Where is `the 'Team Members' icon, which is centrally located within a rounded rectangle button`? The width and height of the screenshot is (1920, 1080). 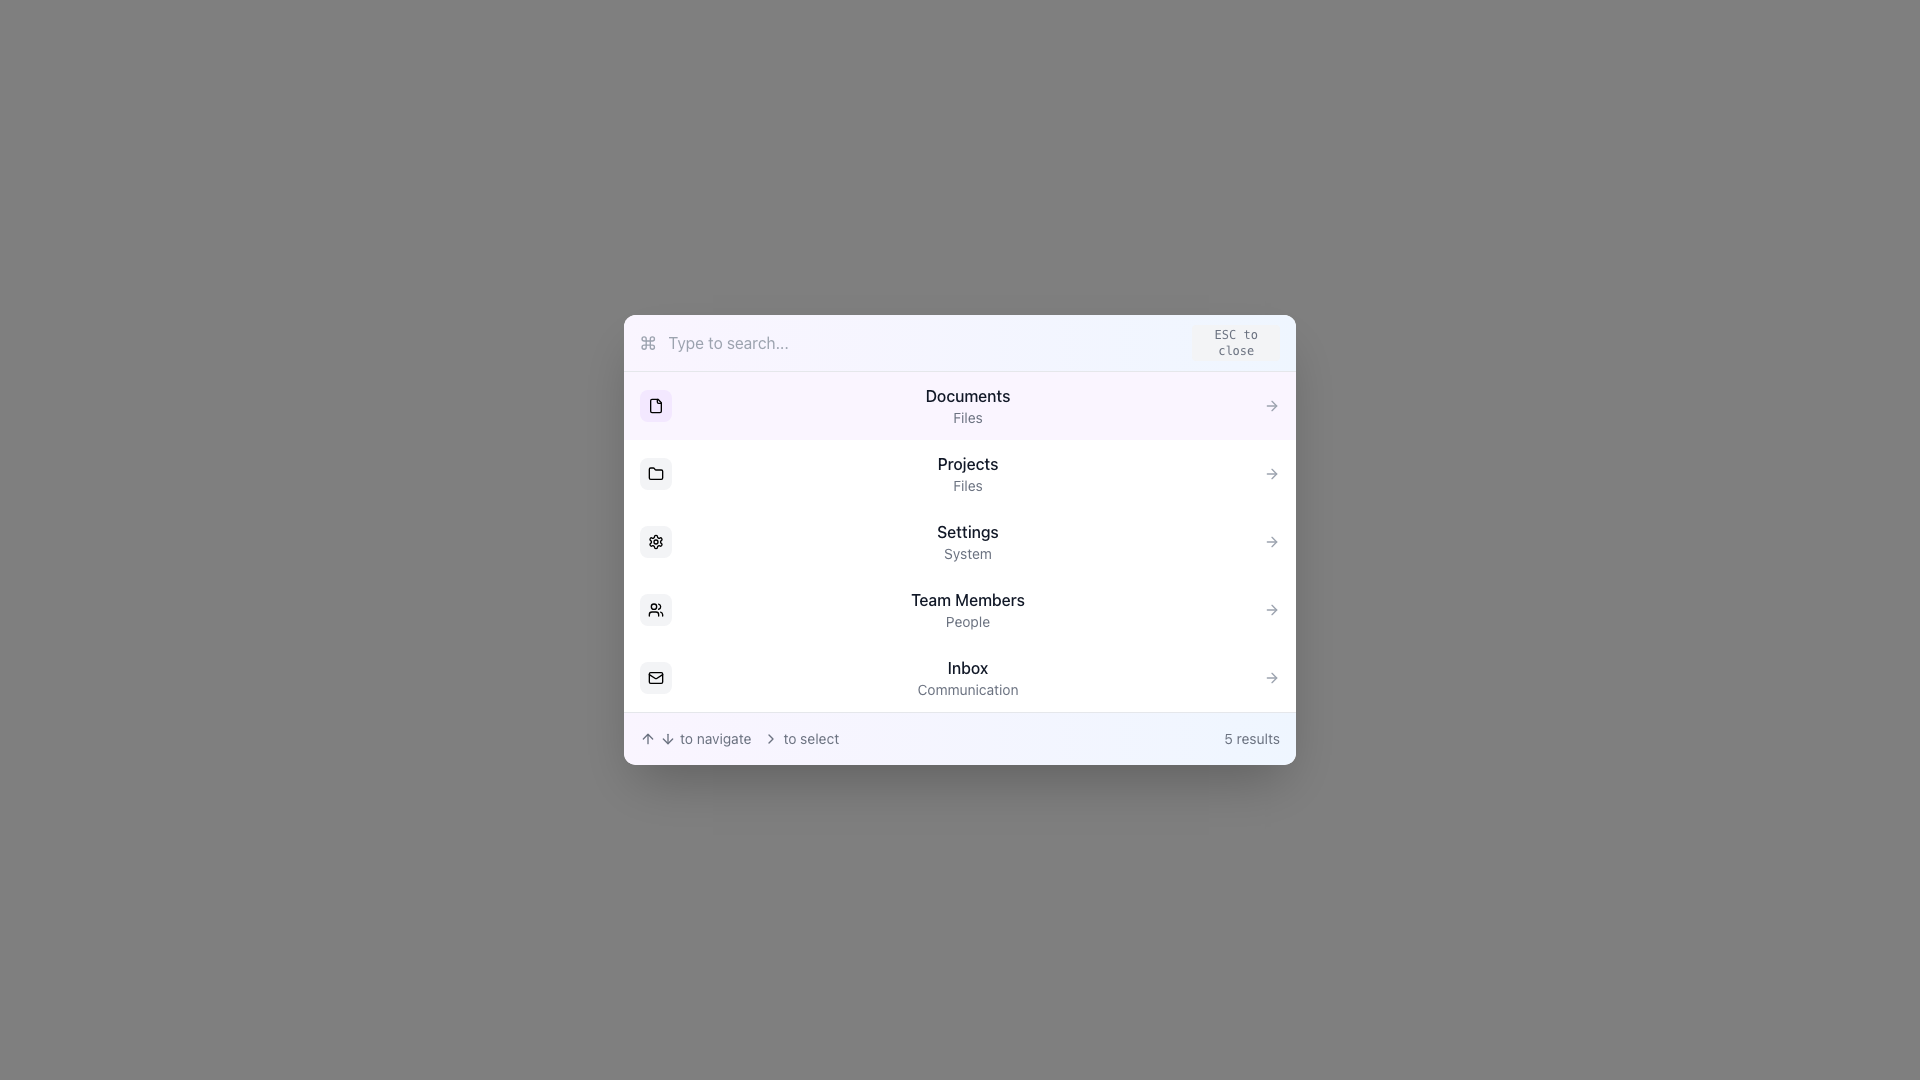 the 'Team Members' icon, which is centrally located within a rounded rectangle button is located at coordinates (656, 608).